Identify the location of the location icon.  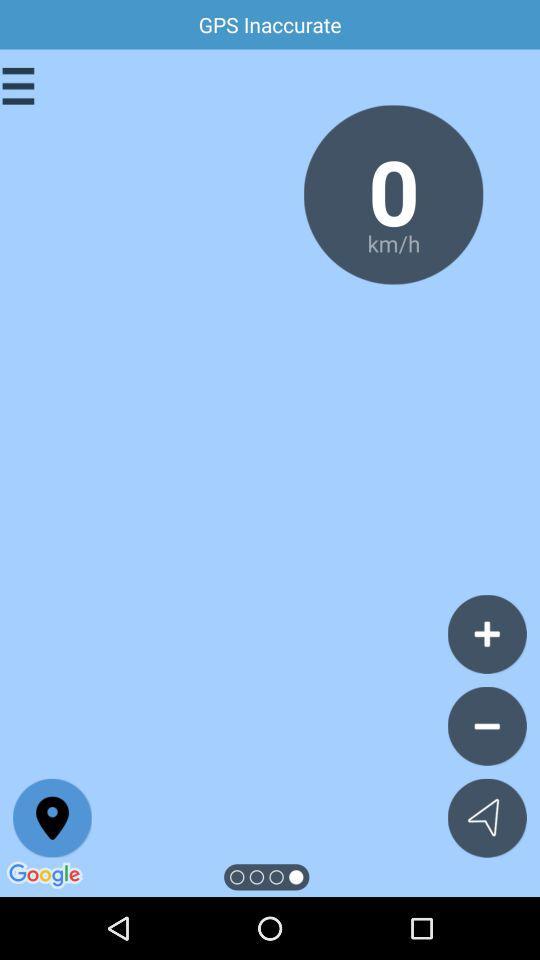
(52, 818).